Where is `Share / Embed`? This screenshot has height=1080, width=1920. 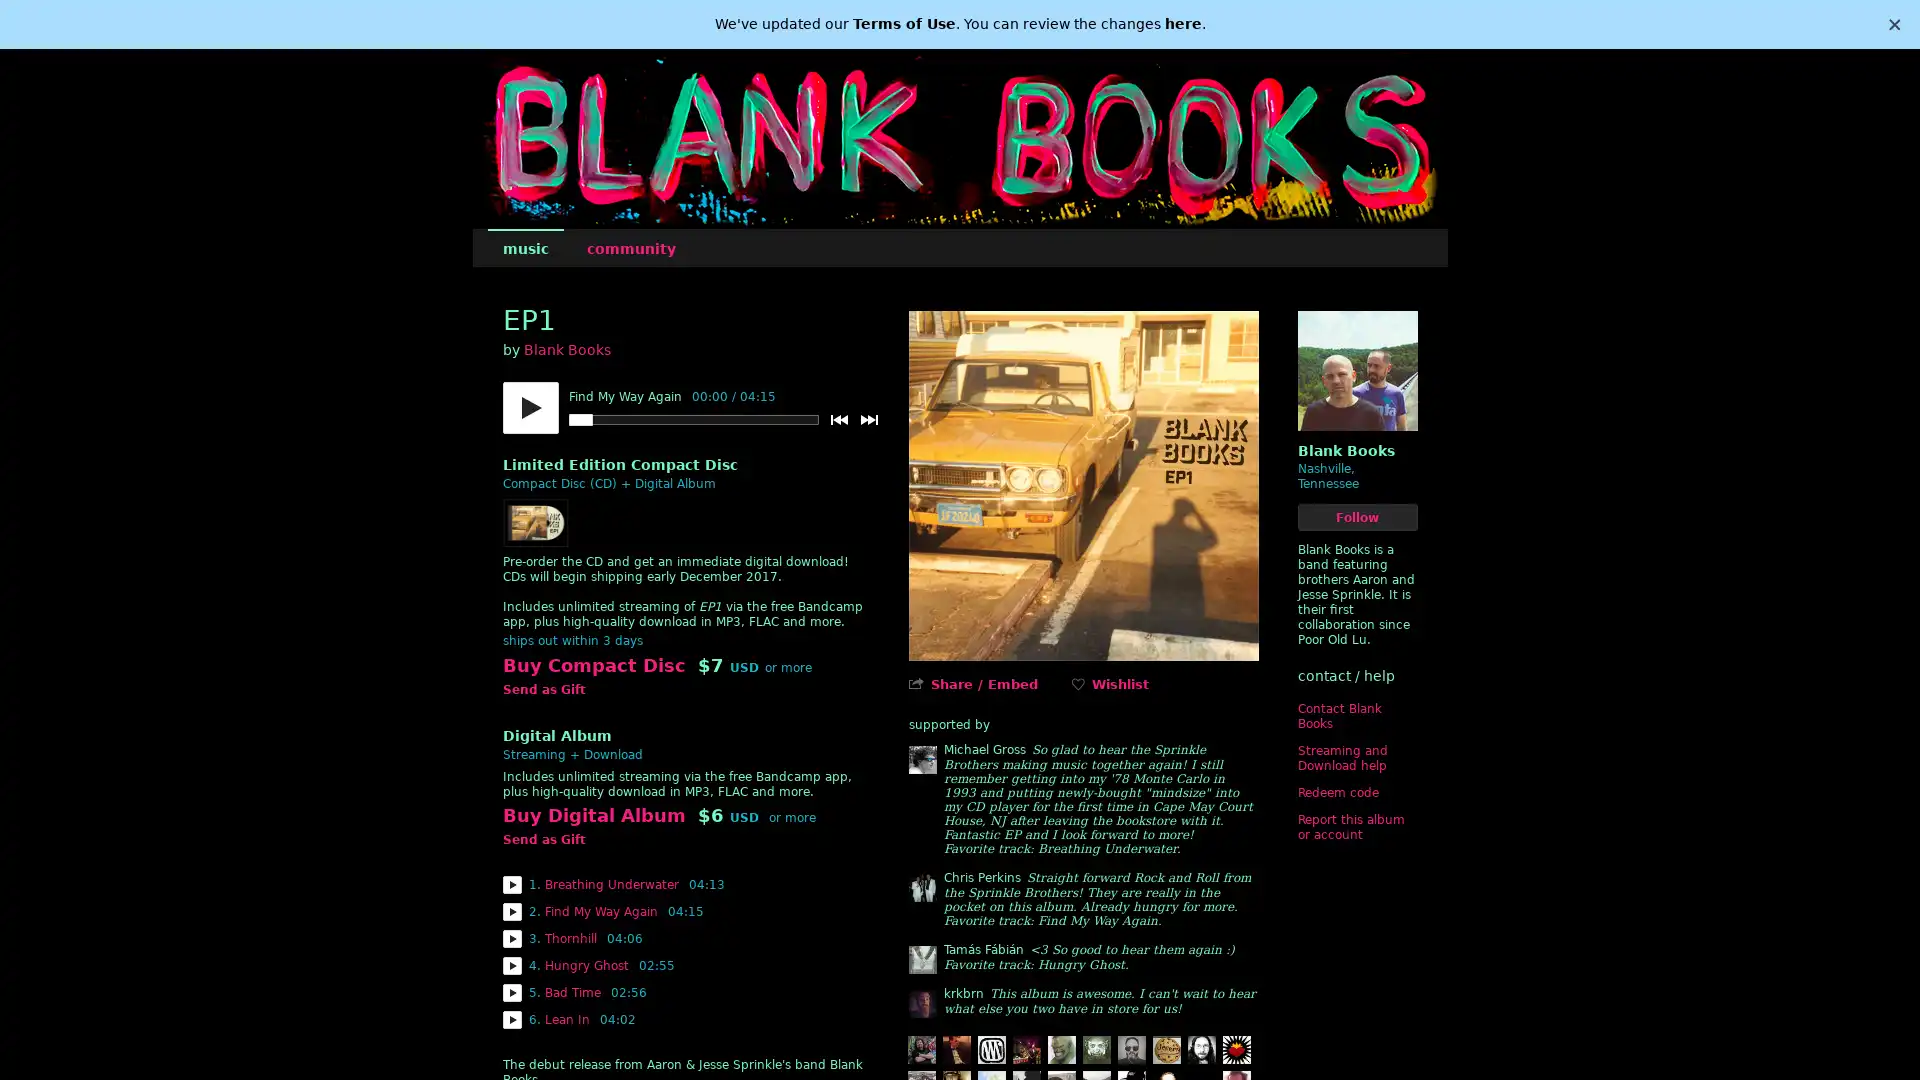 Share / Embed is located at coordinates (983, 683).